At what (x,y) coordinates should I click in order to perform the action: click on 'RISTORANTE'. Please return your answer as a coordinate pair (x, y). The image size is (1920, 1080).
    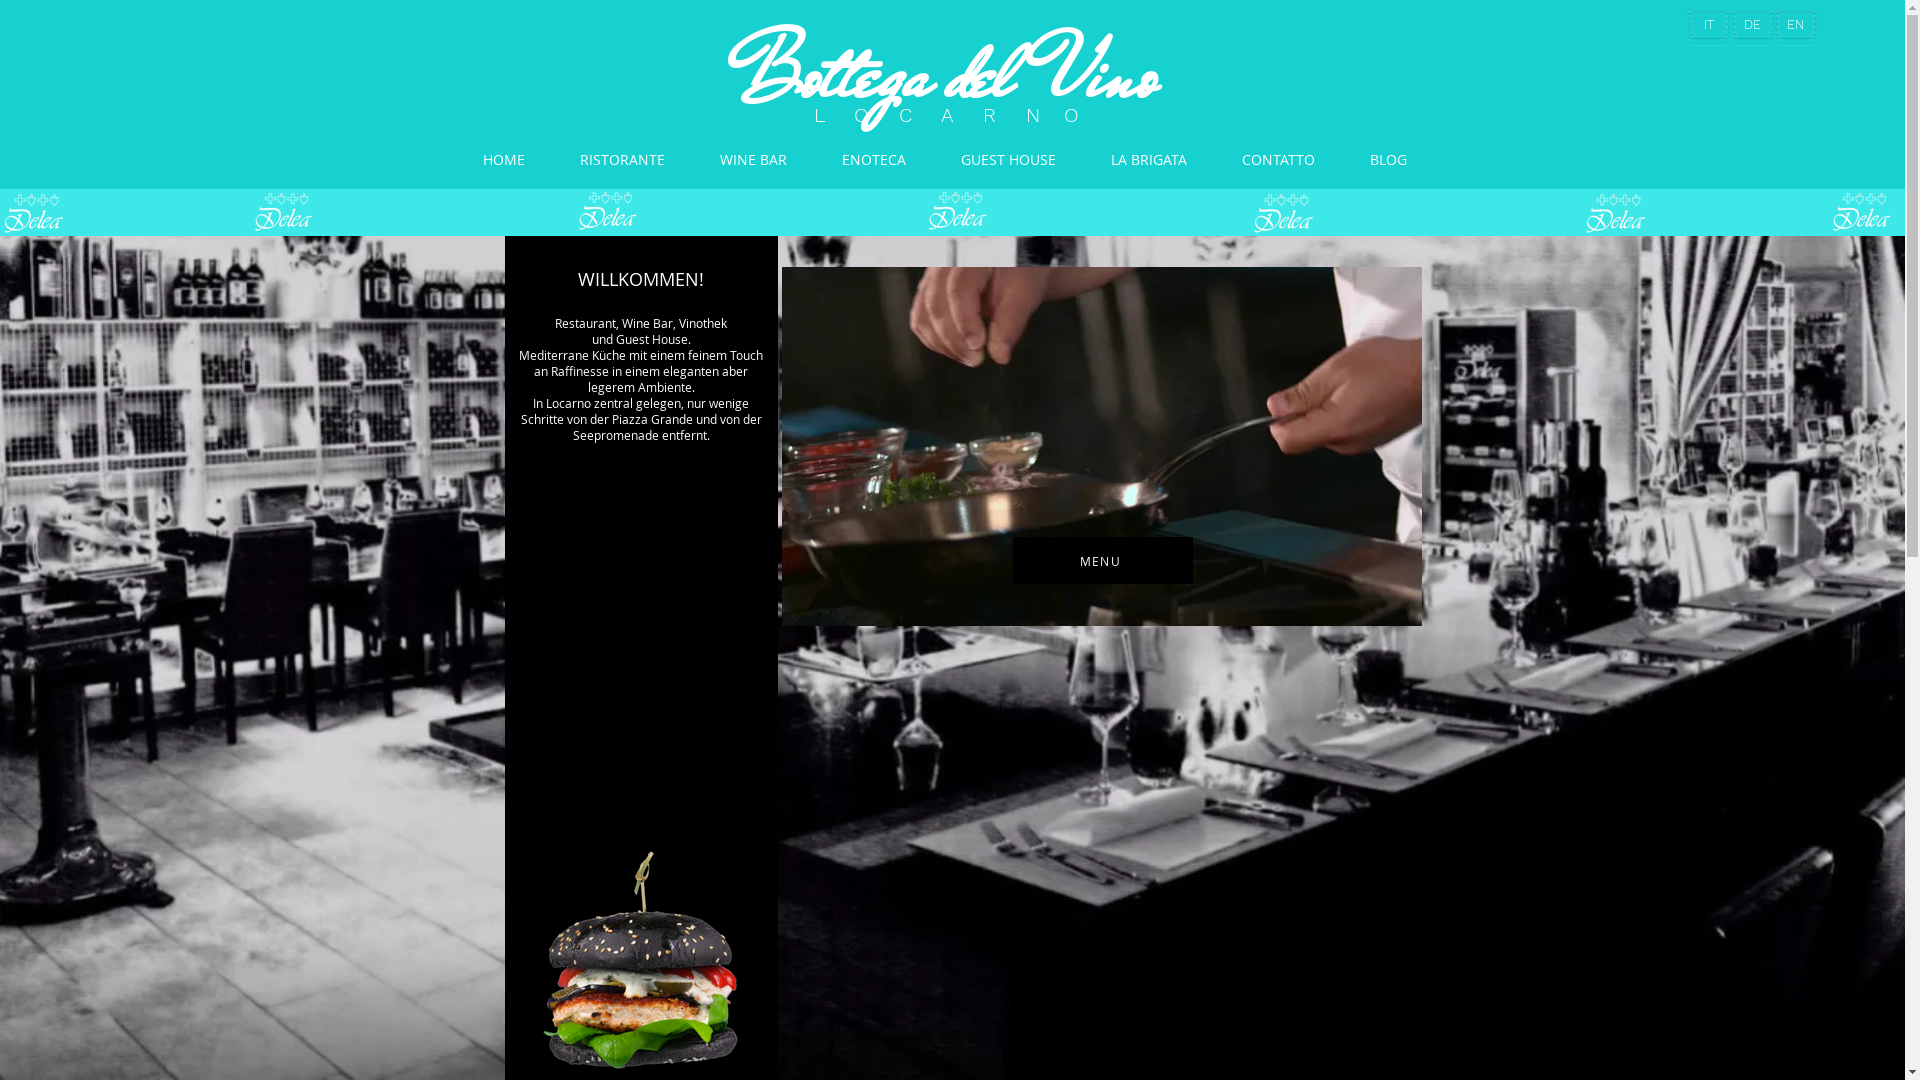
    Looking at the image, I should click on (621, 158).